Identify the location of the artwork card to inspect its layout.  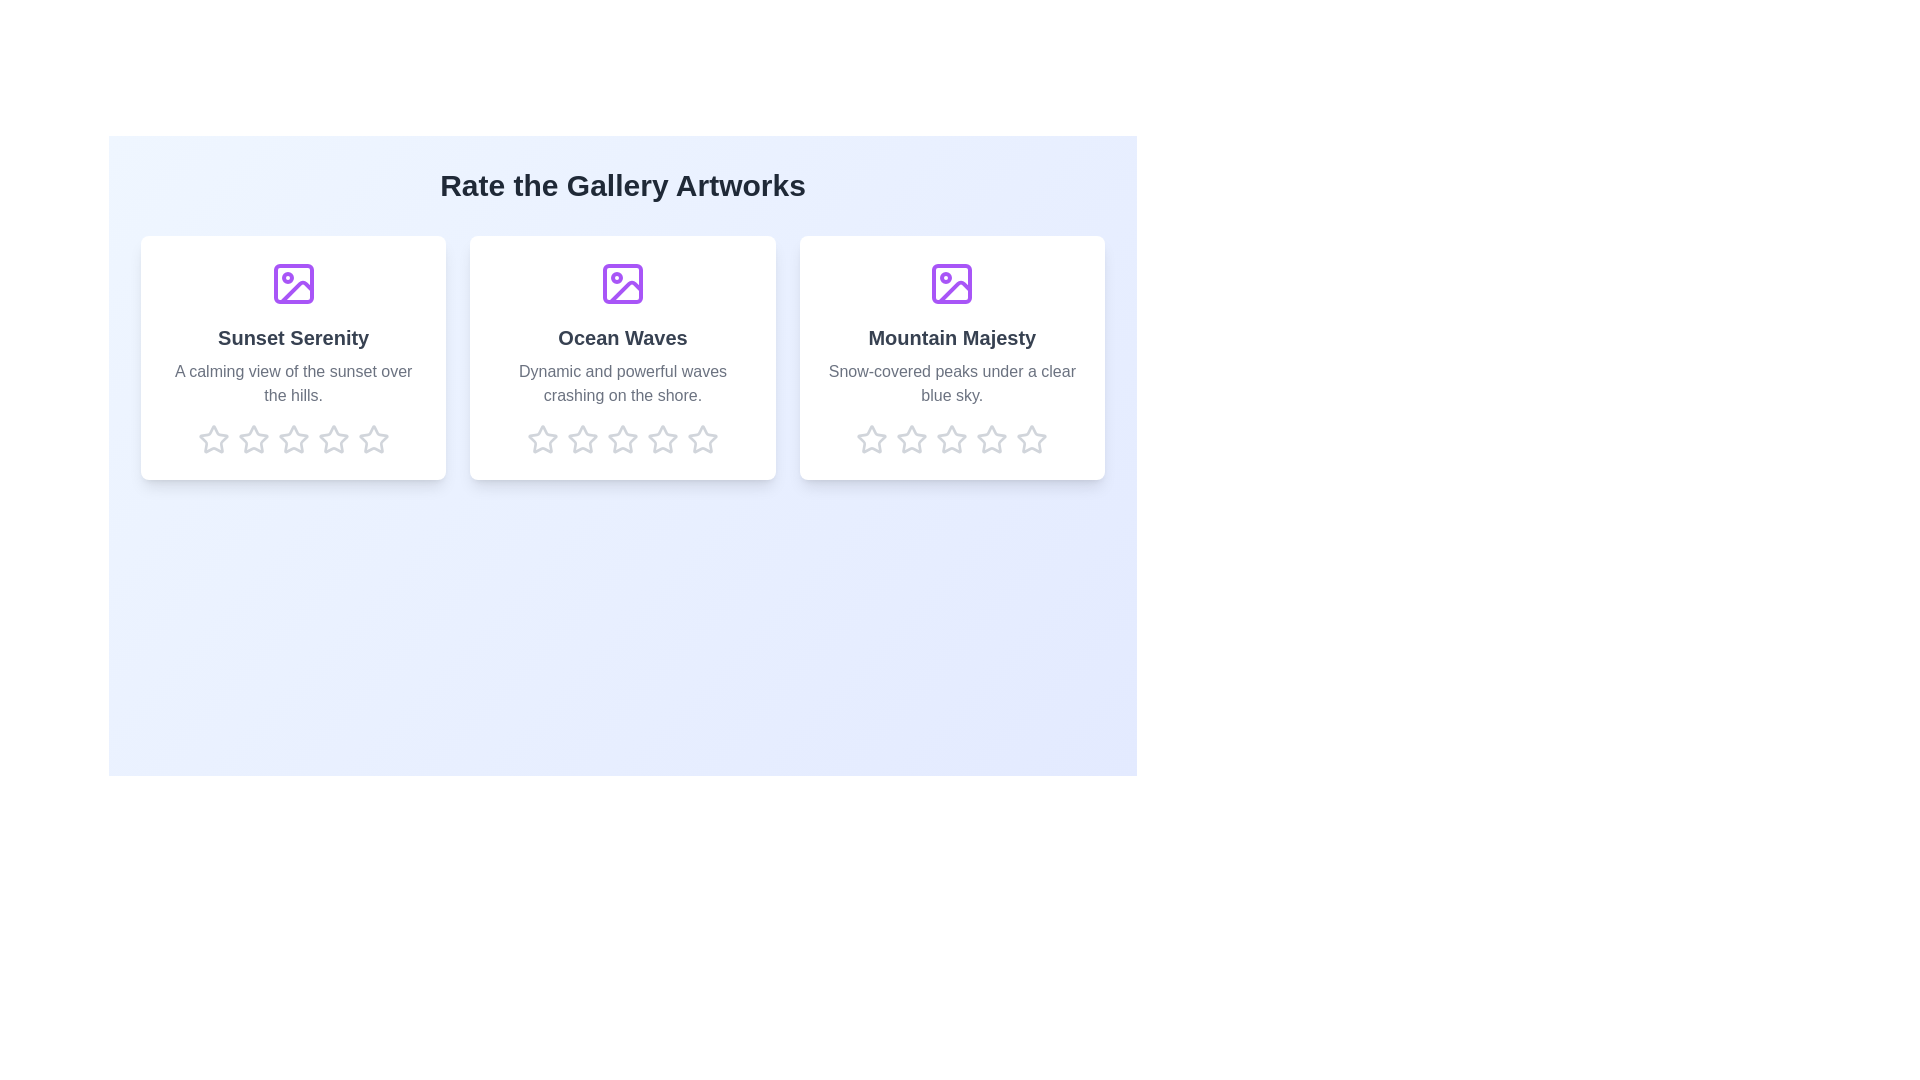
(291, 357).